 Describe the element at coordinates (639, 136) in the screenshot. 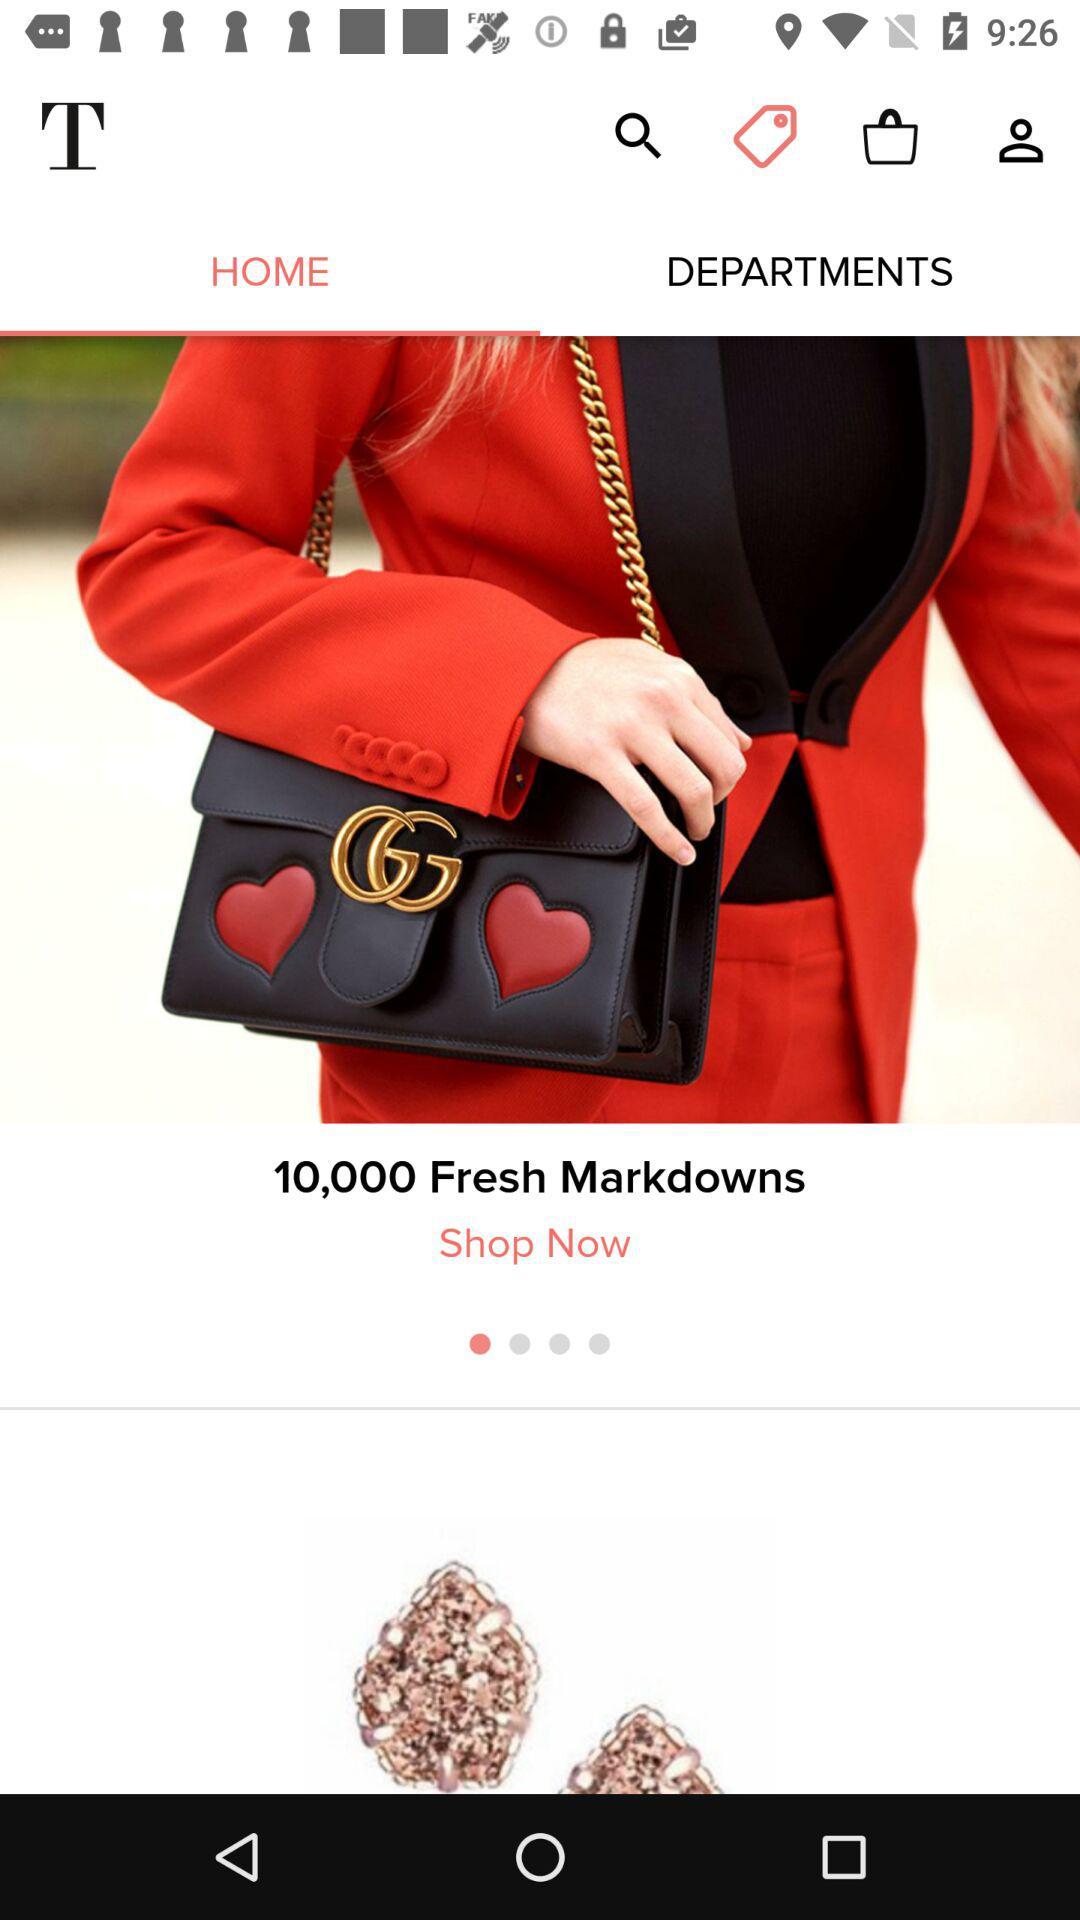

I see `the search icon which is beside t` at that location.